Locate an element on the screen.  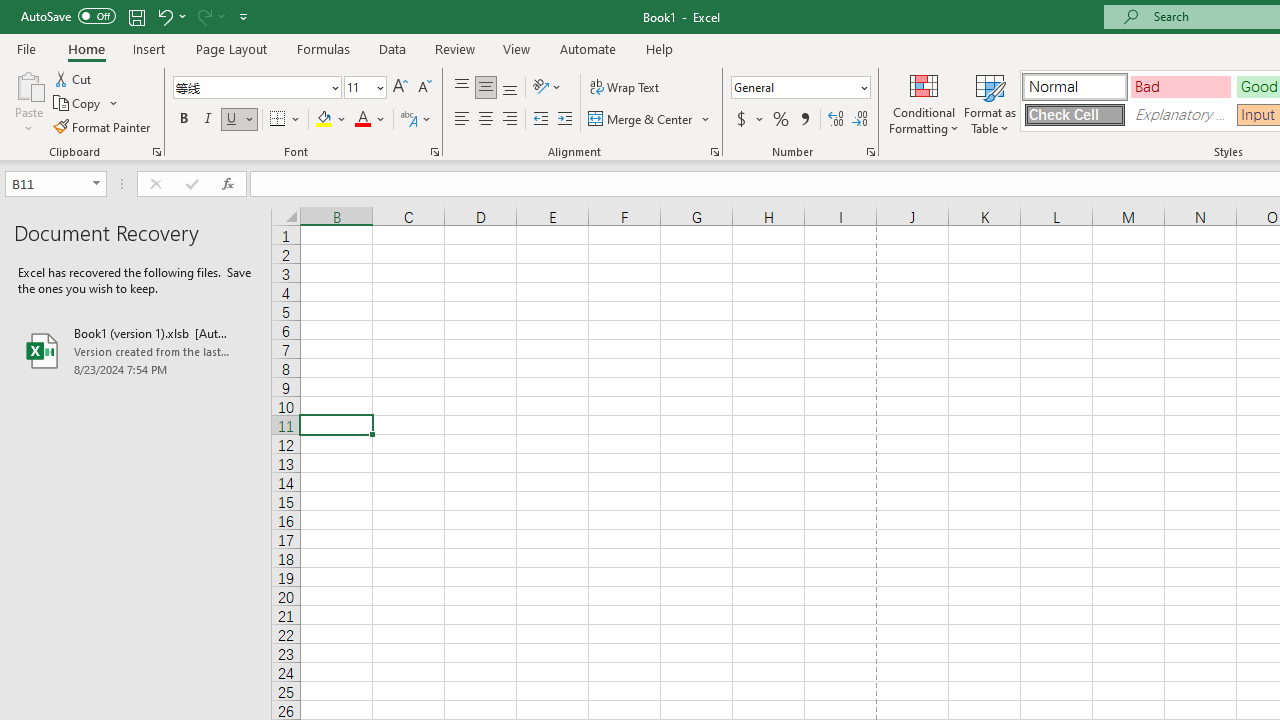
'Borders' is located at coordinates (285, 119).